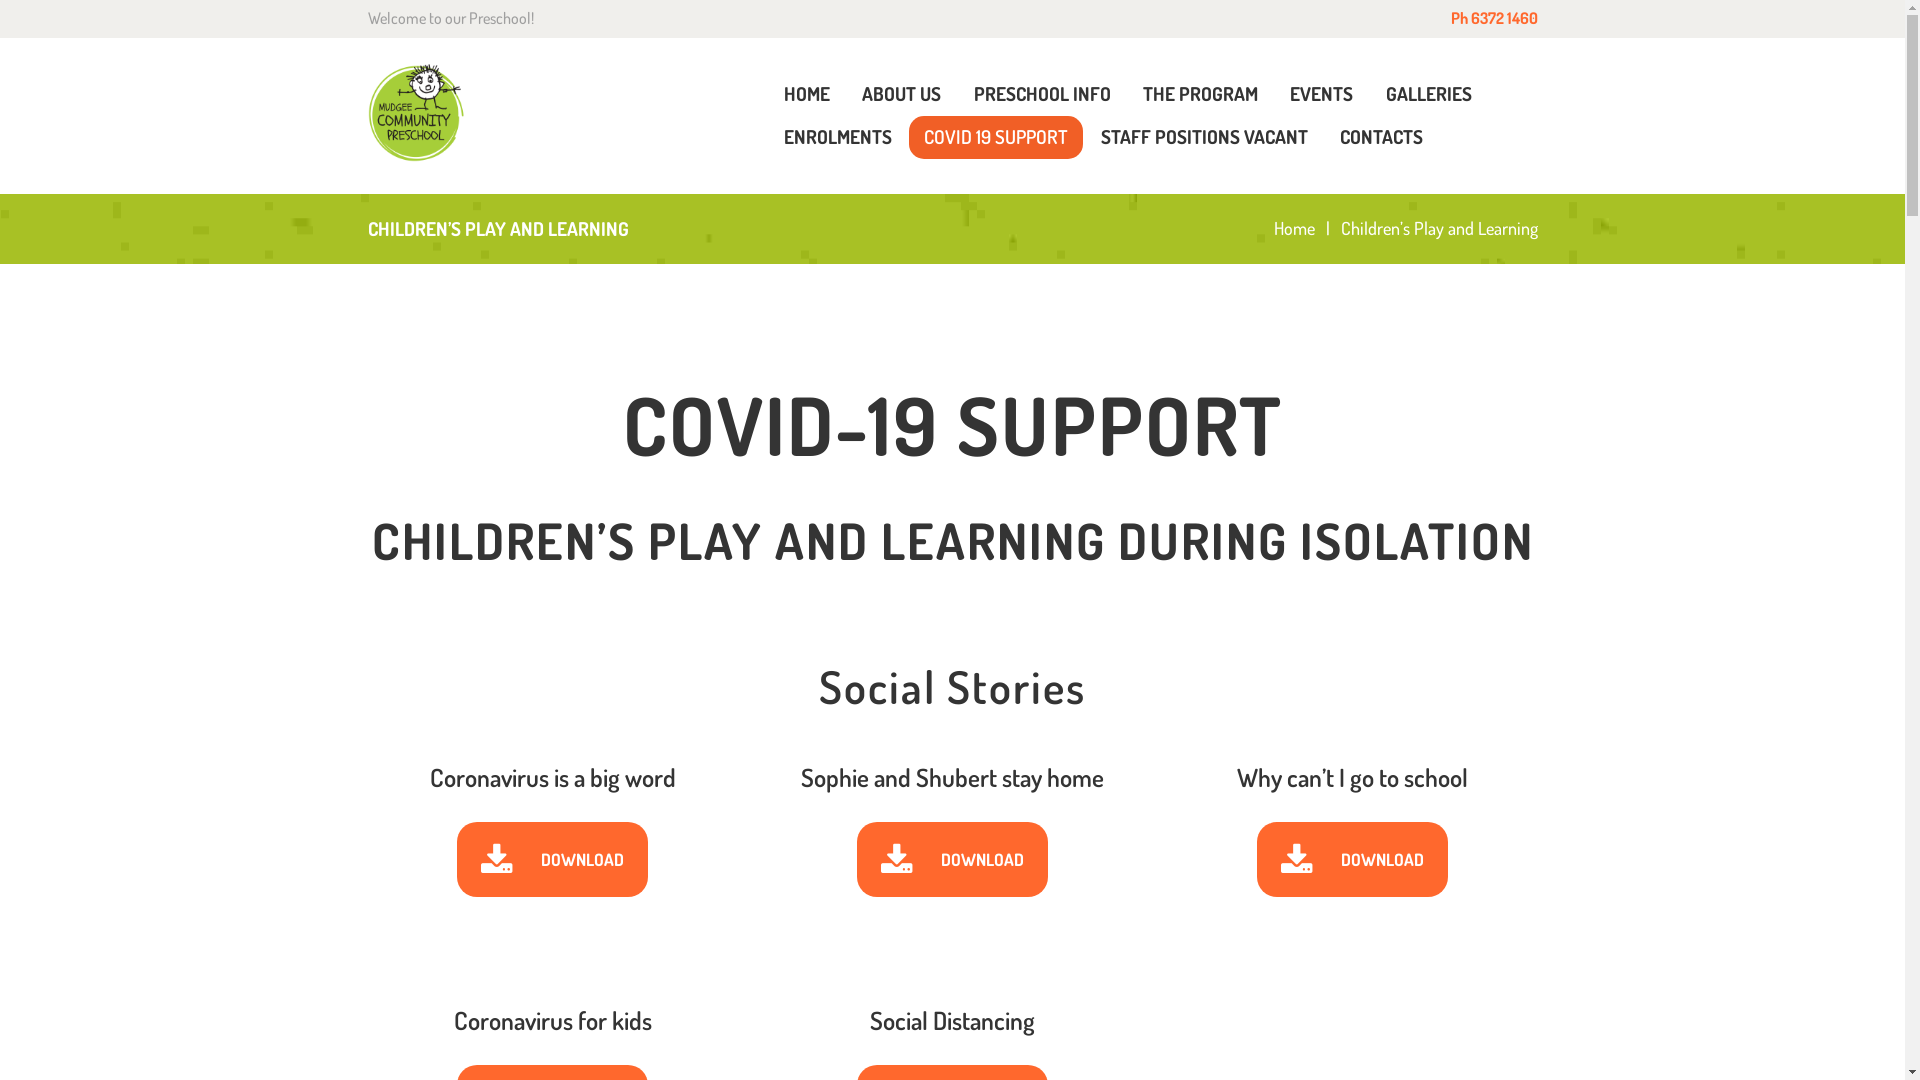 This screenshot has width=1920, height=1080. Describe the element at coordinates (767, 94) in the screenshot. I see `'HOME'` at that location.